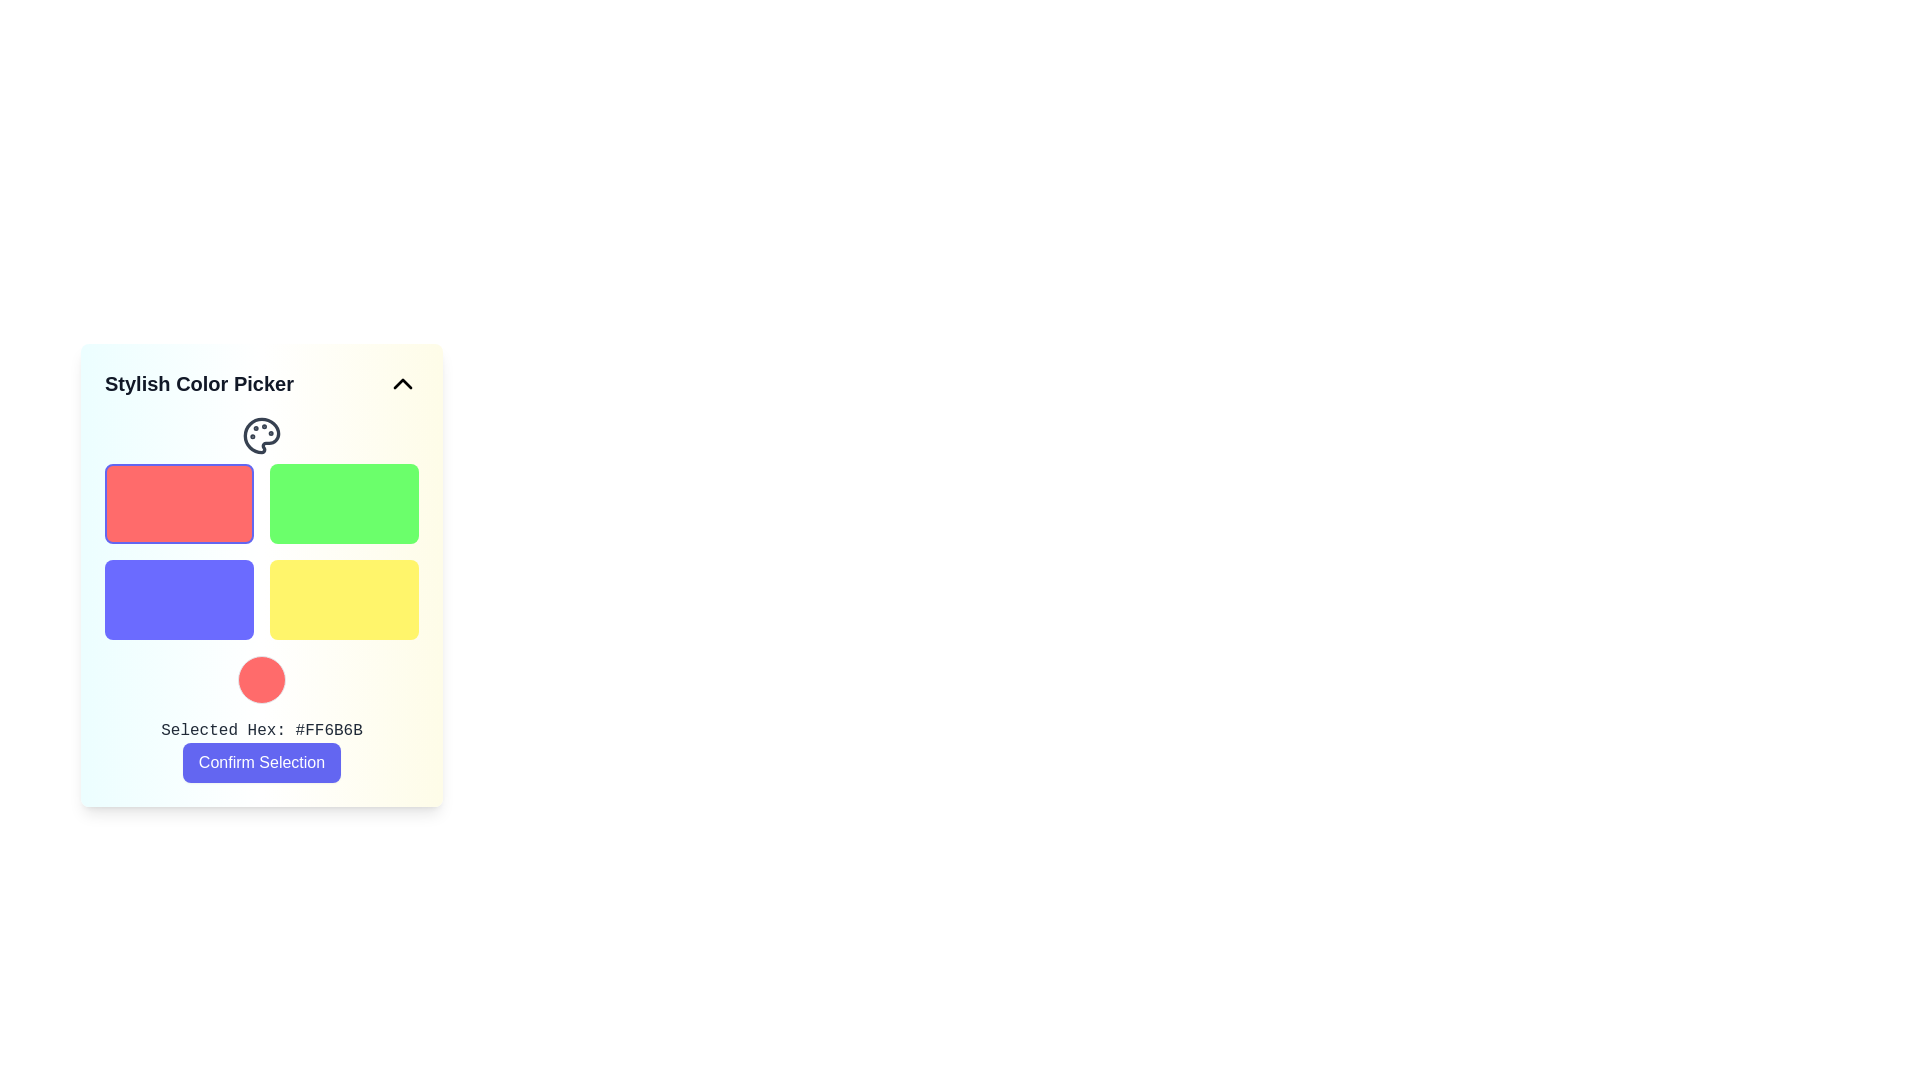 This screenshot has width=1920, height=1080. What do you see at coordinates (261, 678) in the screenshot?
I see `Color display icon located at the center of the bottom portion of the color picker interface, directly above the text 'Selected Hex: #FF6B6B'` at bounding box center [261, 678].